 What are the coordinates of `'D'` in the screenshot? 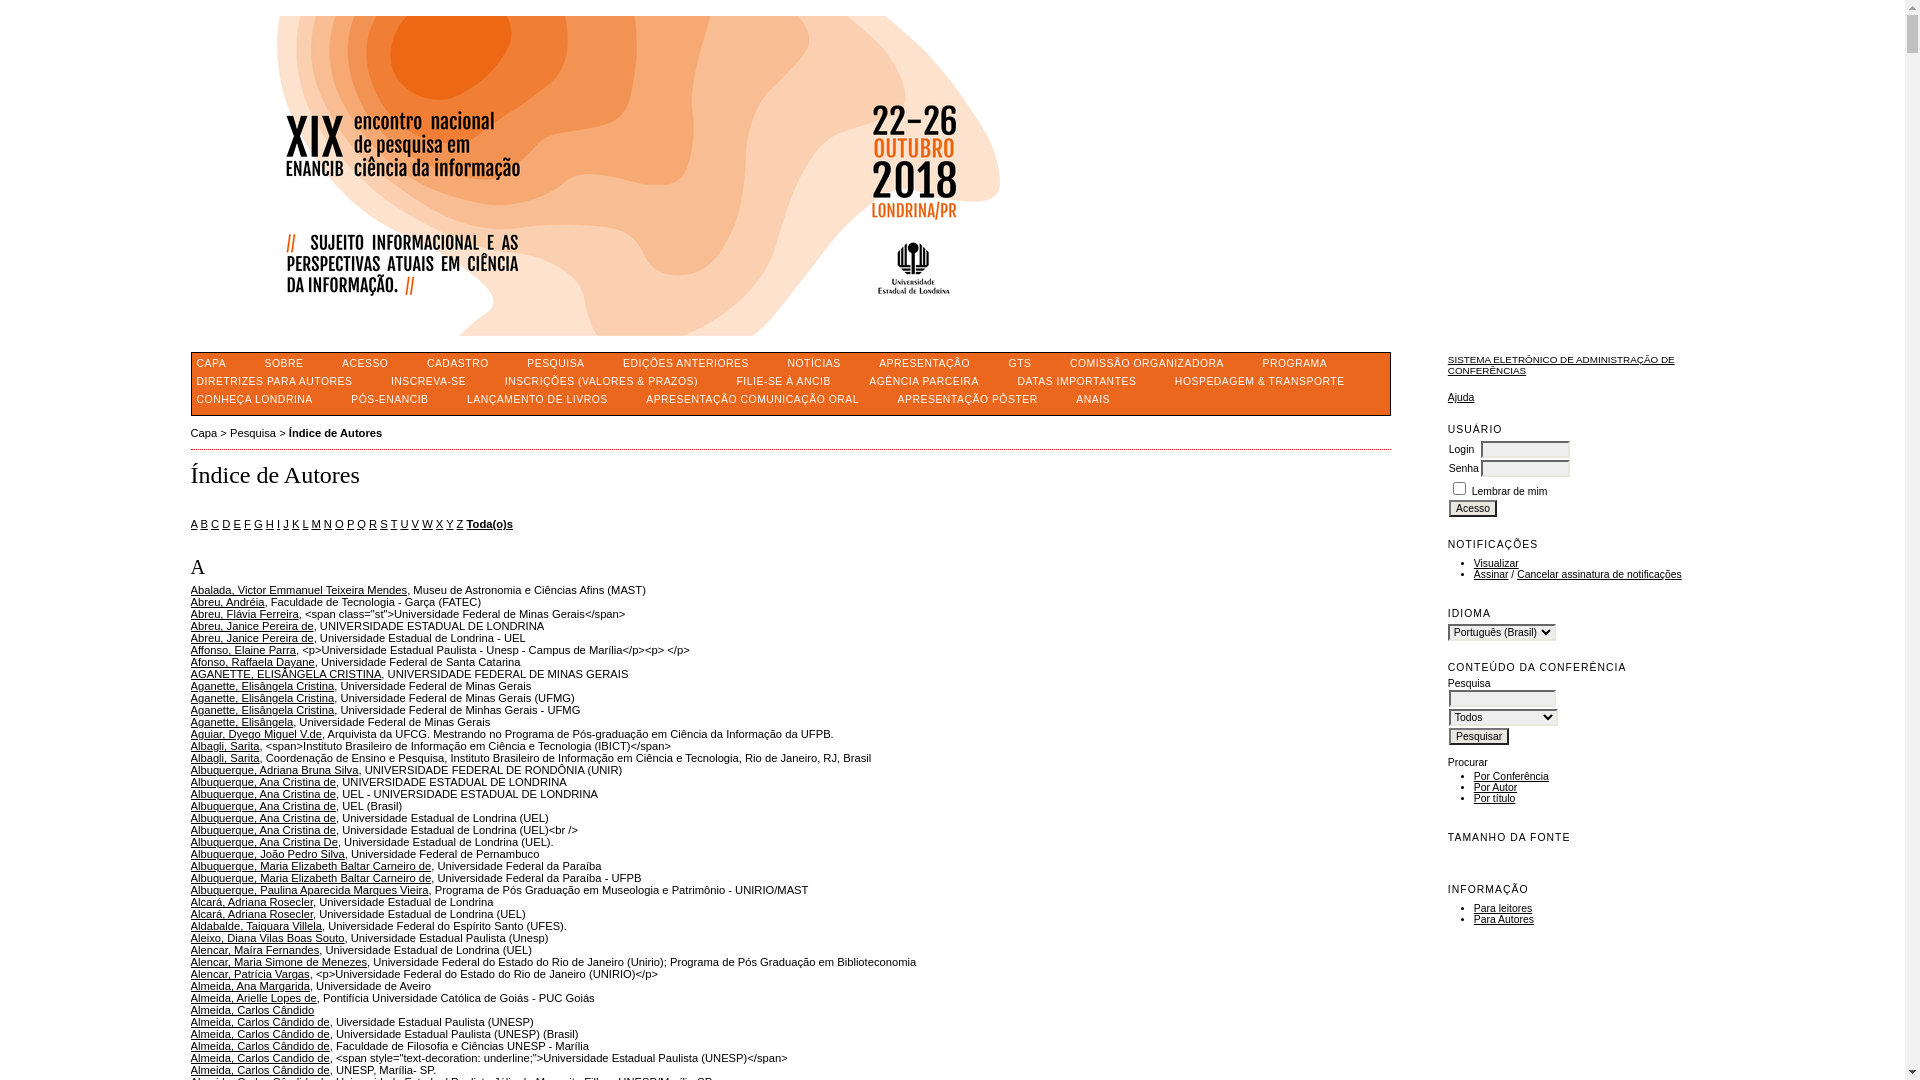 It's located at (221, 523).